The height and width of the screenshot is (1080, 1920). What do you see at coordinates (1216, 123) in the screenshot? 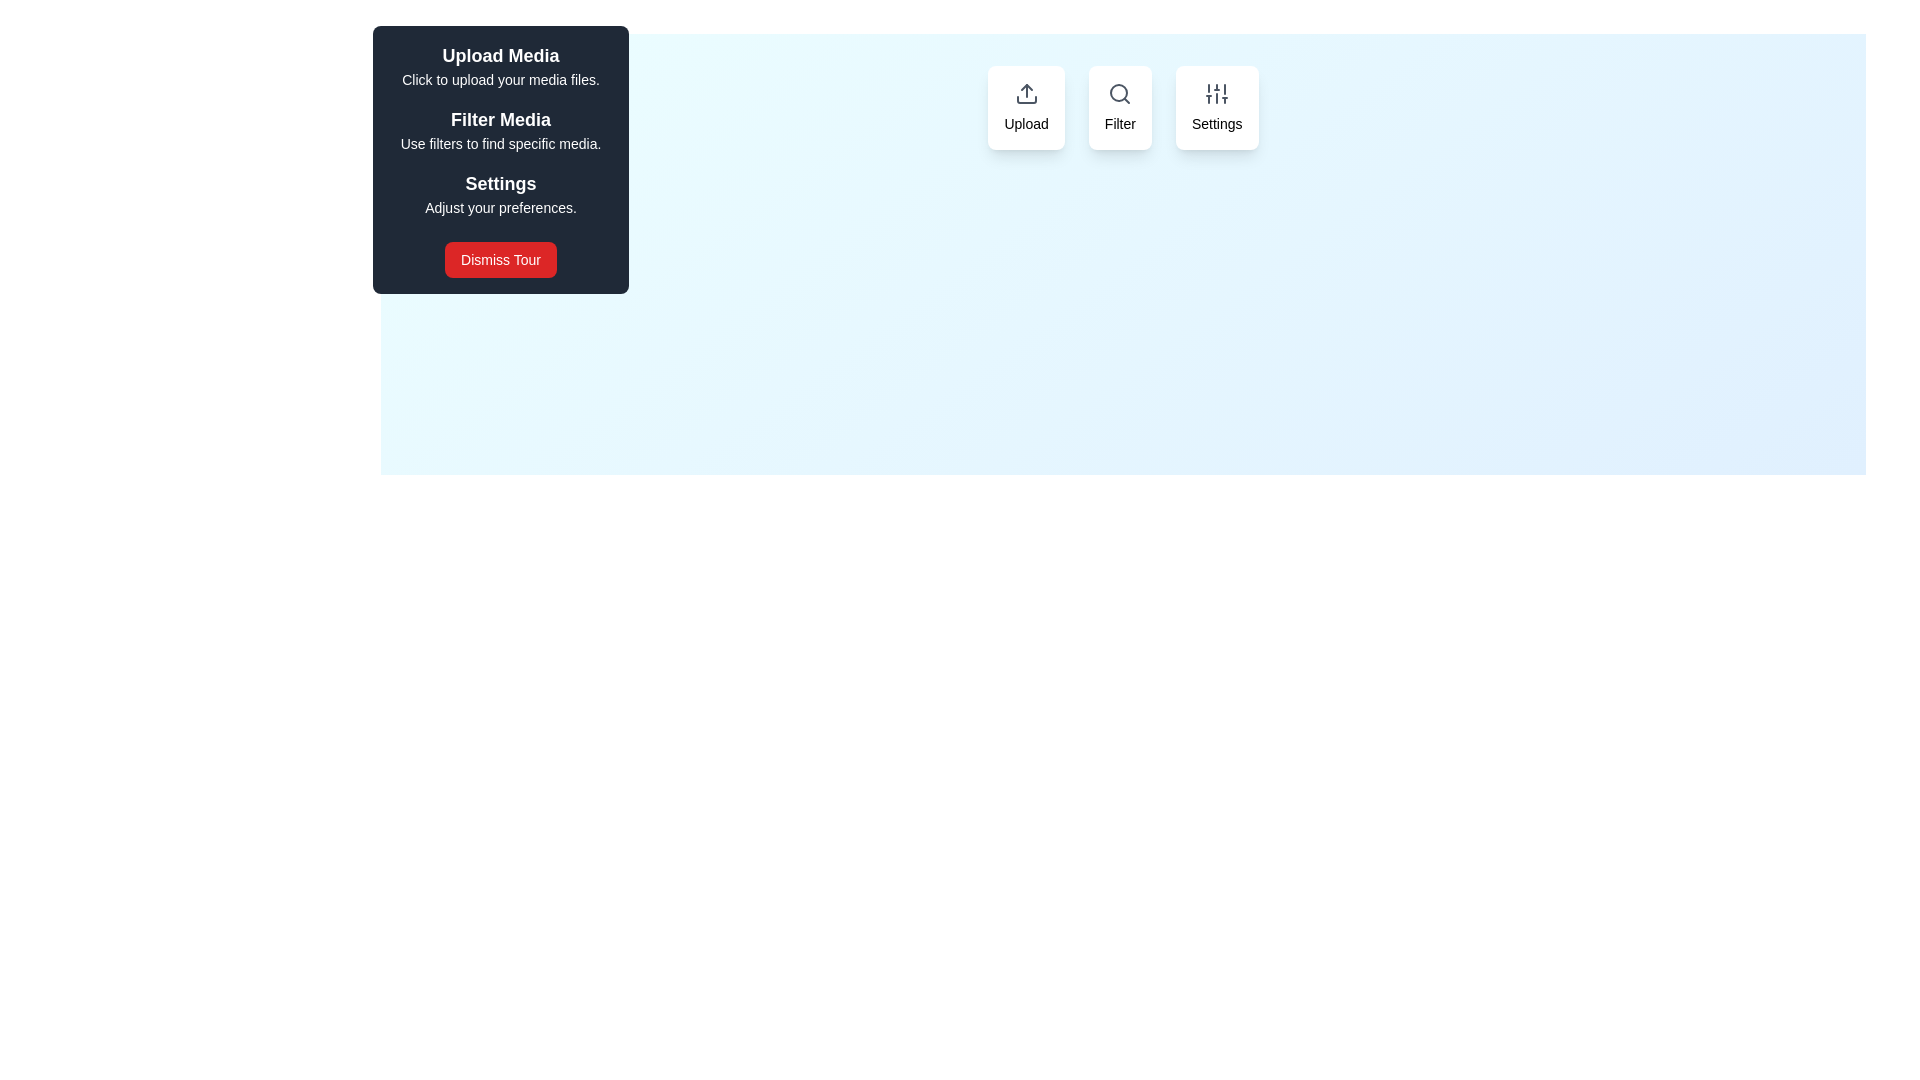
I see `'Settings' label located in the top-right section of the interface, below the sliders icon in the third card` at bounding box center [1216, 123].